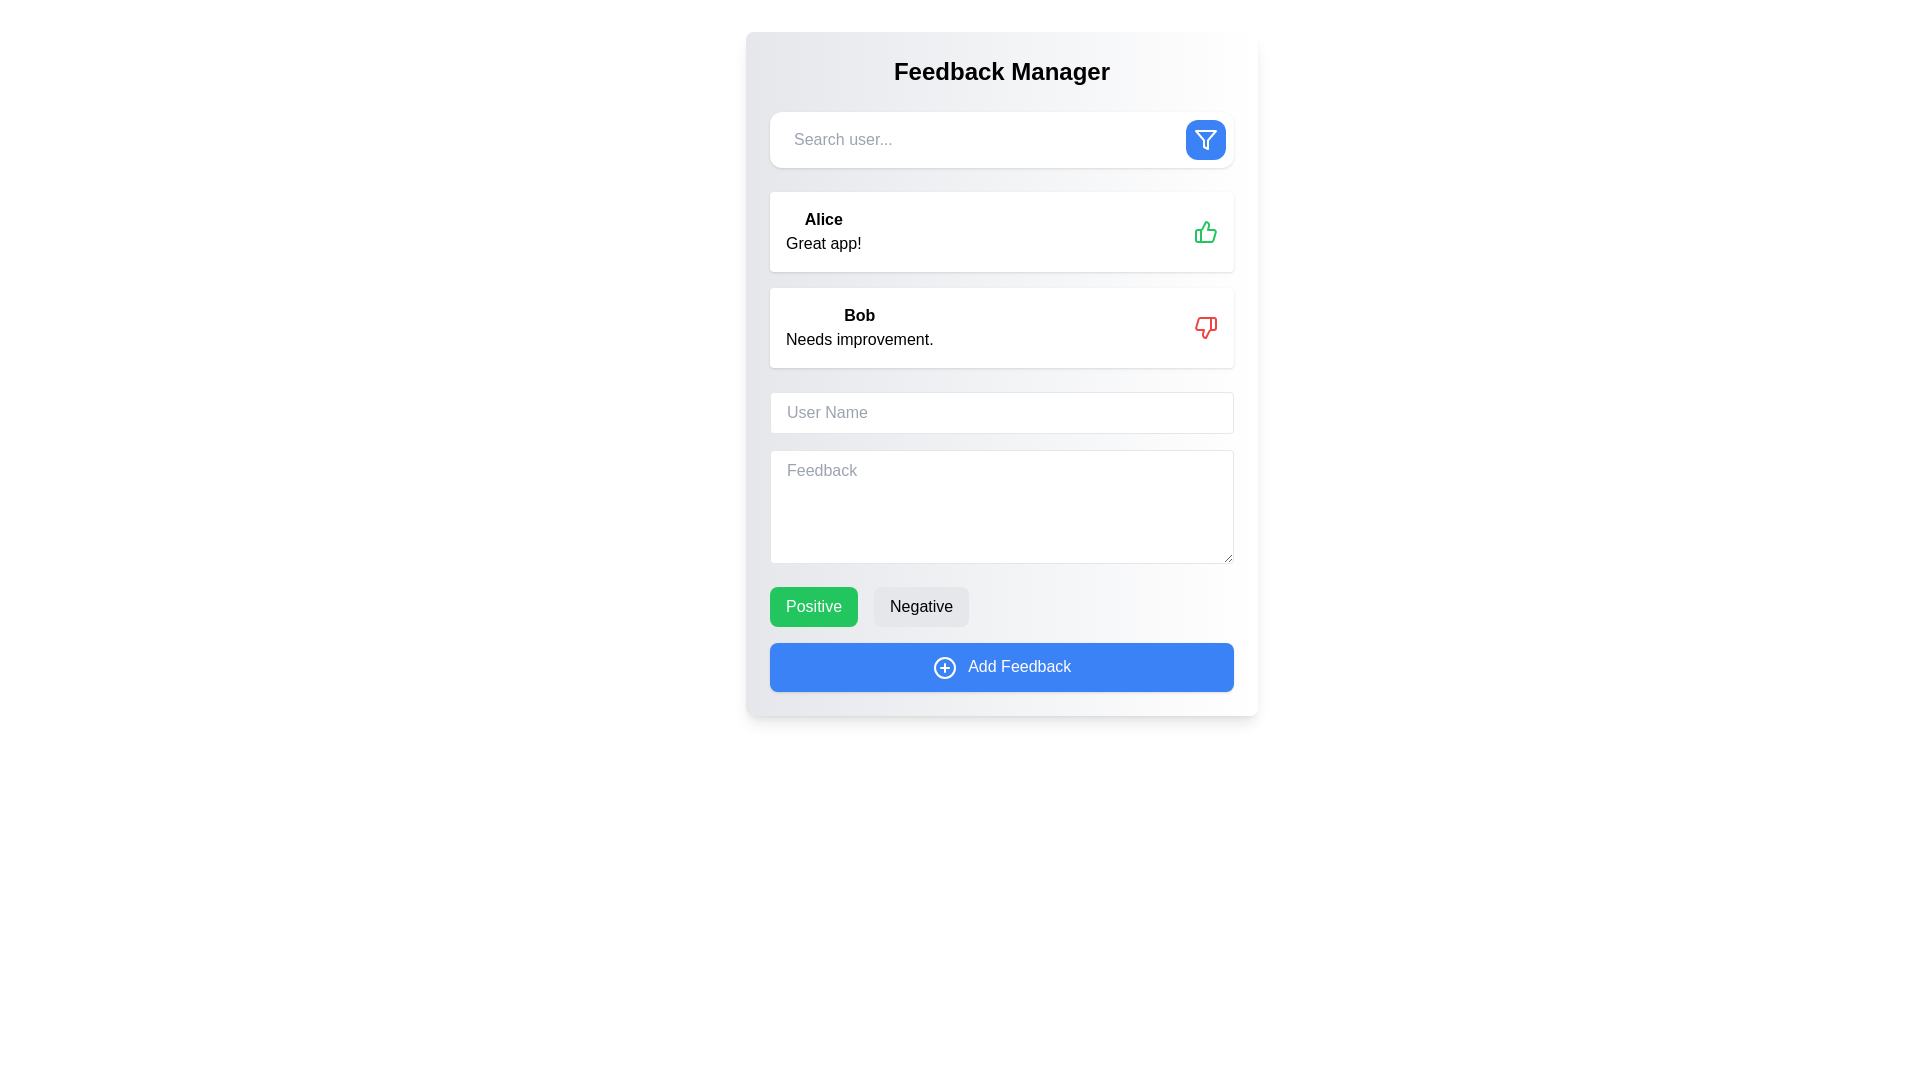  I want to click on the text label representing the user's name associated with the feedback entry located at the upper portion of the feedback item in the feedback manager interface, so click(823, 219).